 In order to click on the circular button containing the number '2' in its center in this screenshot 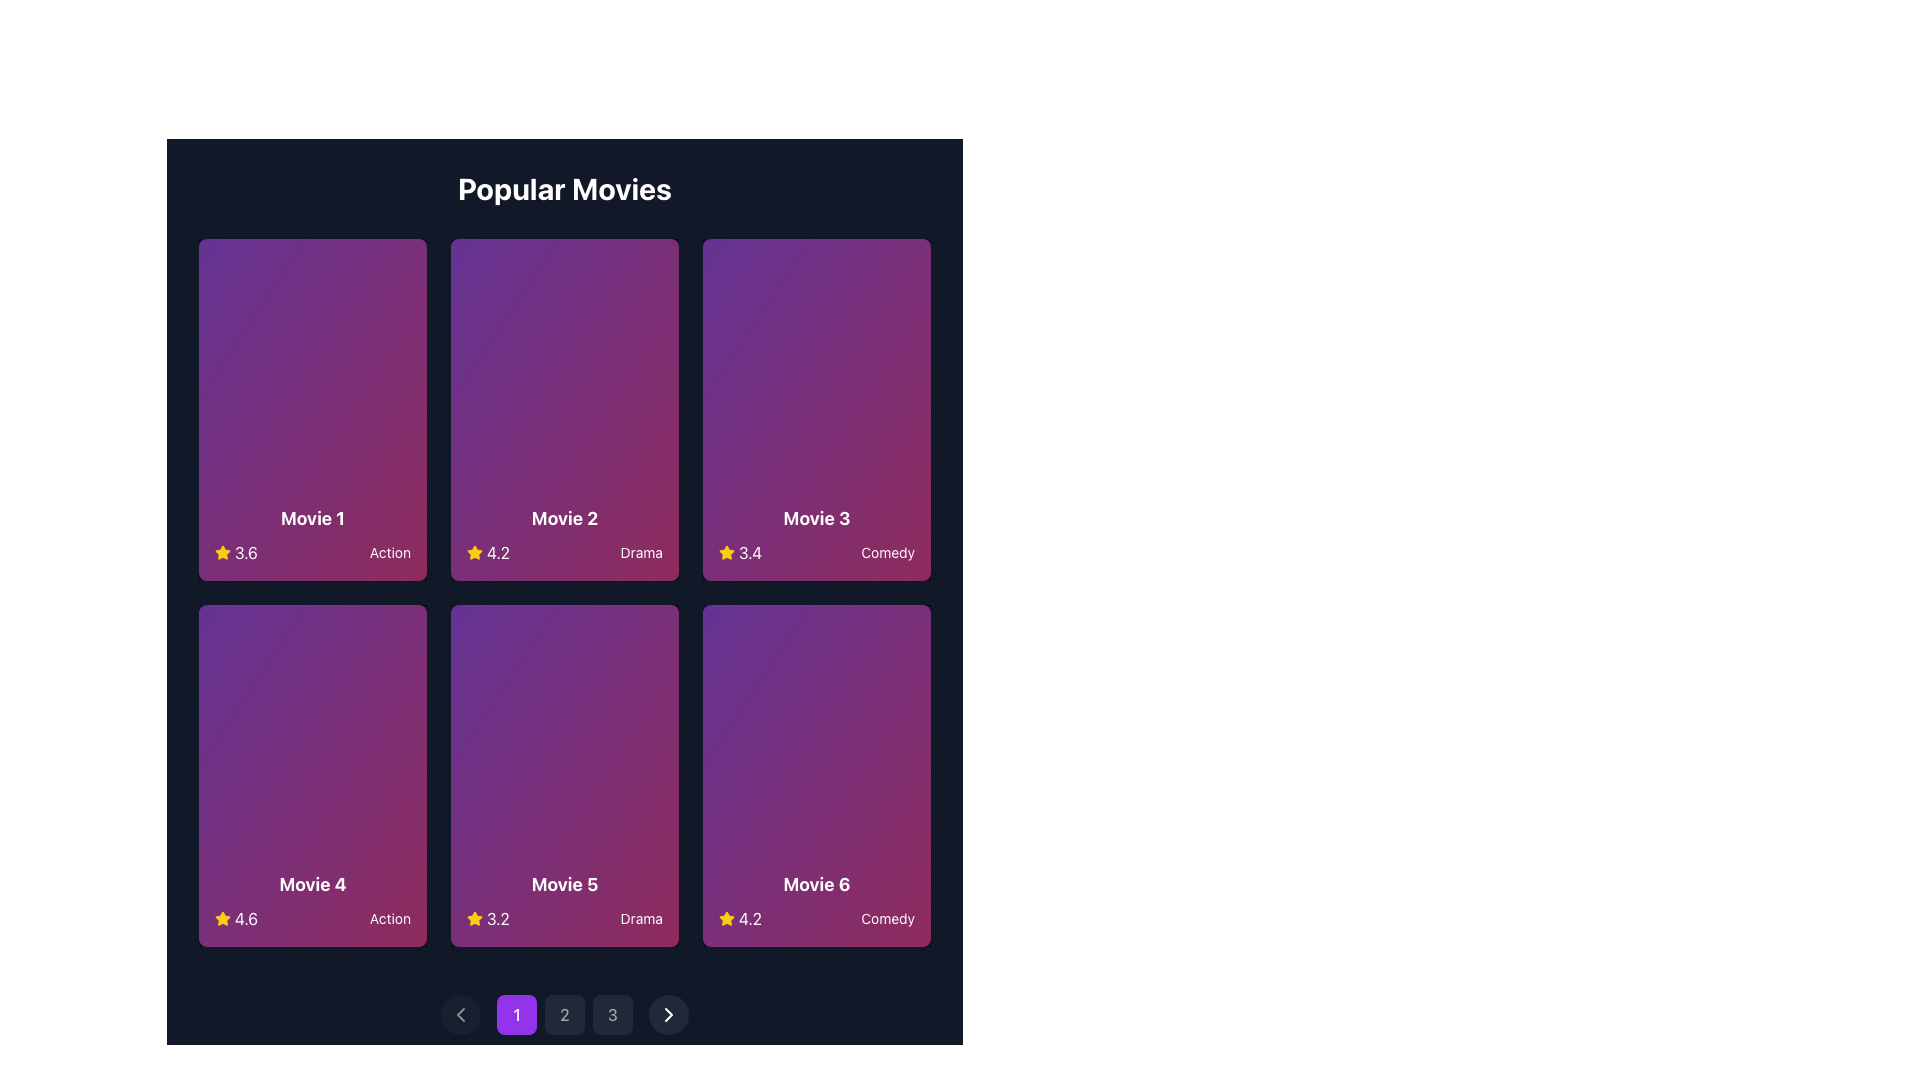, I will do `click(564, 1014)`.